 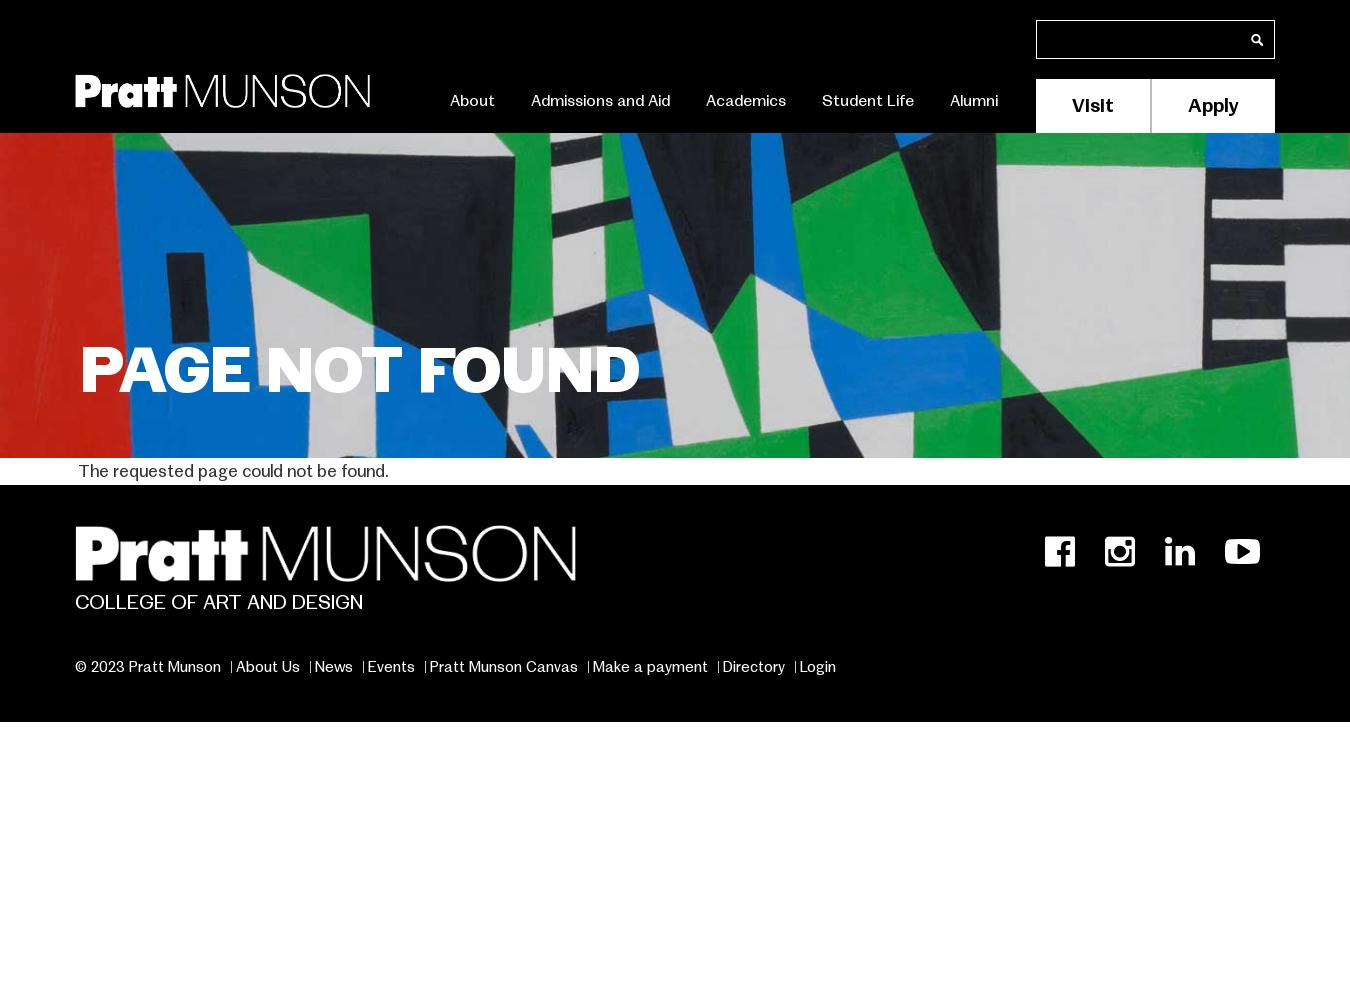 I want to click on 'Page not found', so click(x=360, y=368).